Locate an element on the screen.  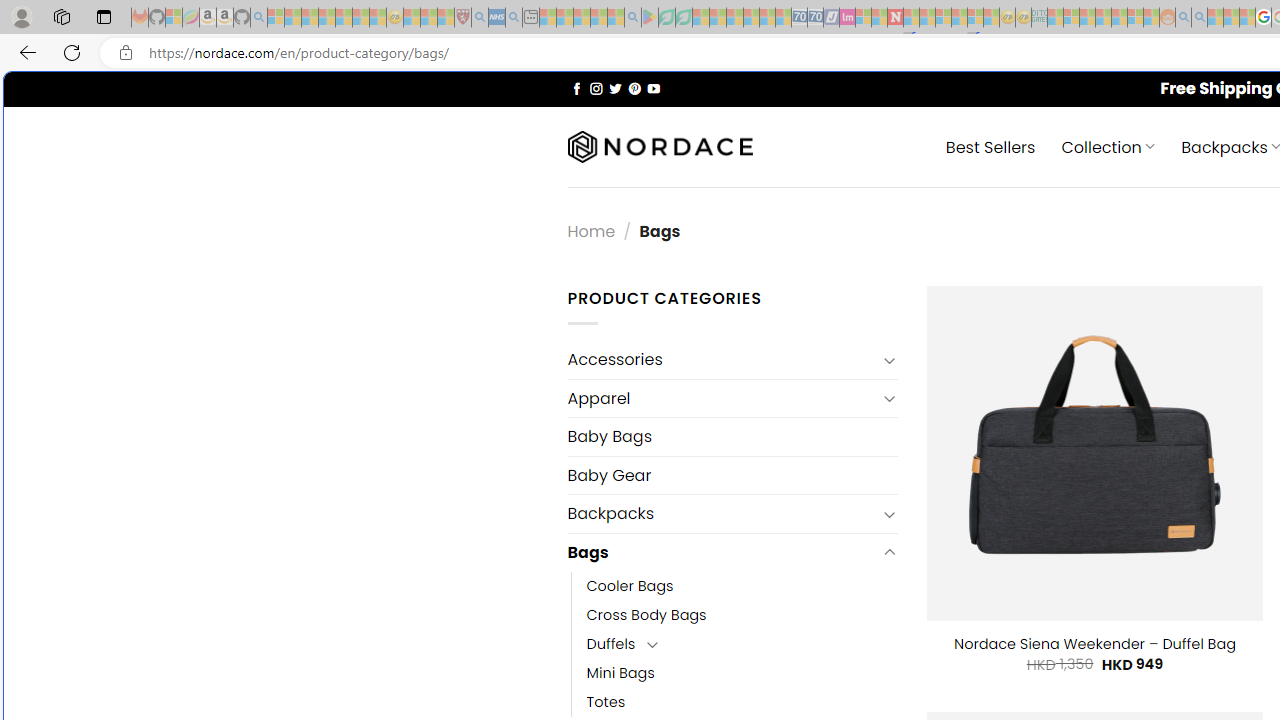
'Baby Bags' is located at coordinates (731, 436).